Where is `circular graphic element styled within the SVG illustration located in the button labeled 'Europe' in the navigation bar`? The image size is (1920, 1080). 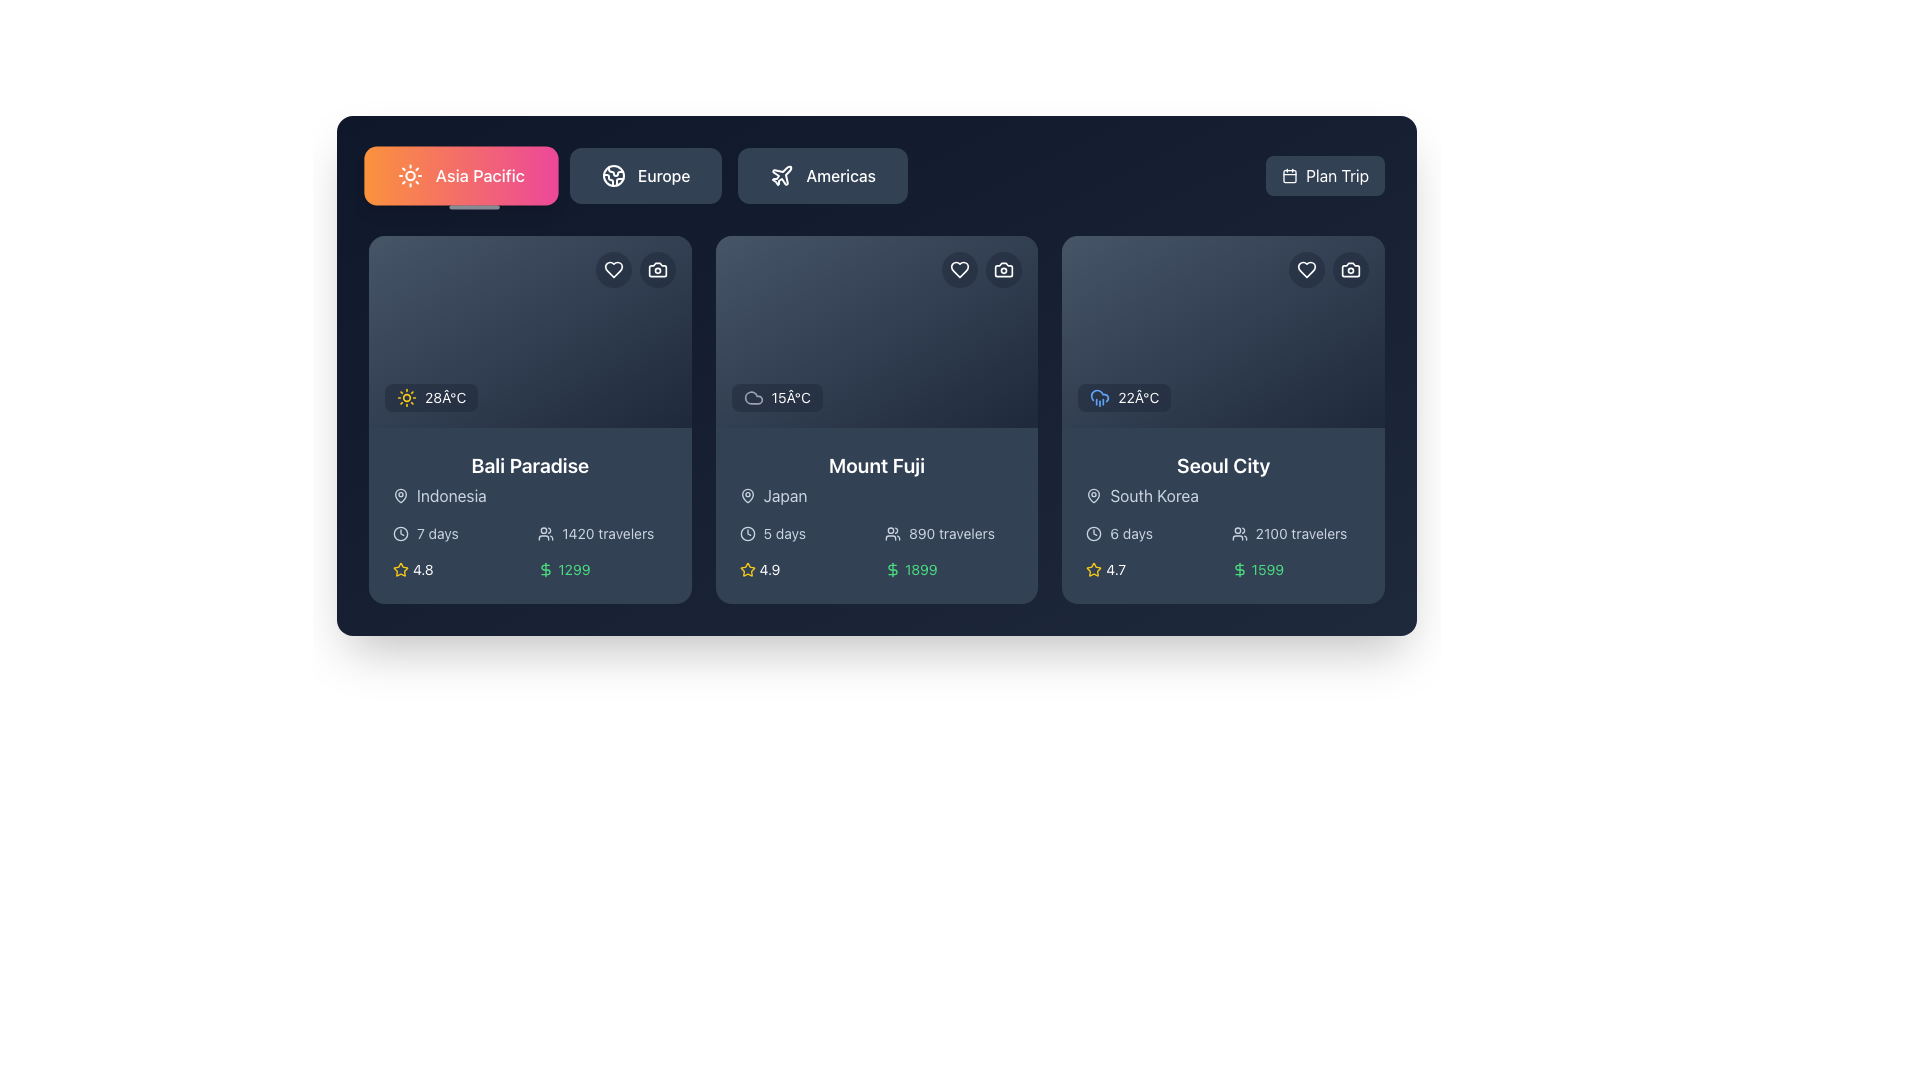
circular graphic element styled within the SVG illustration located in the button labeled 'Europe' in the navigation bar is located at coordinates (613, 175).